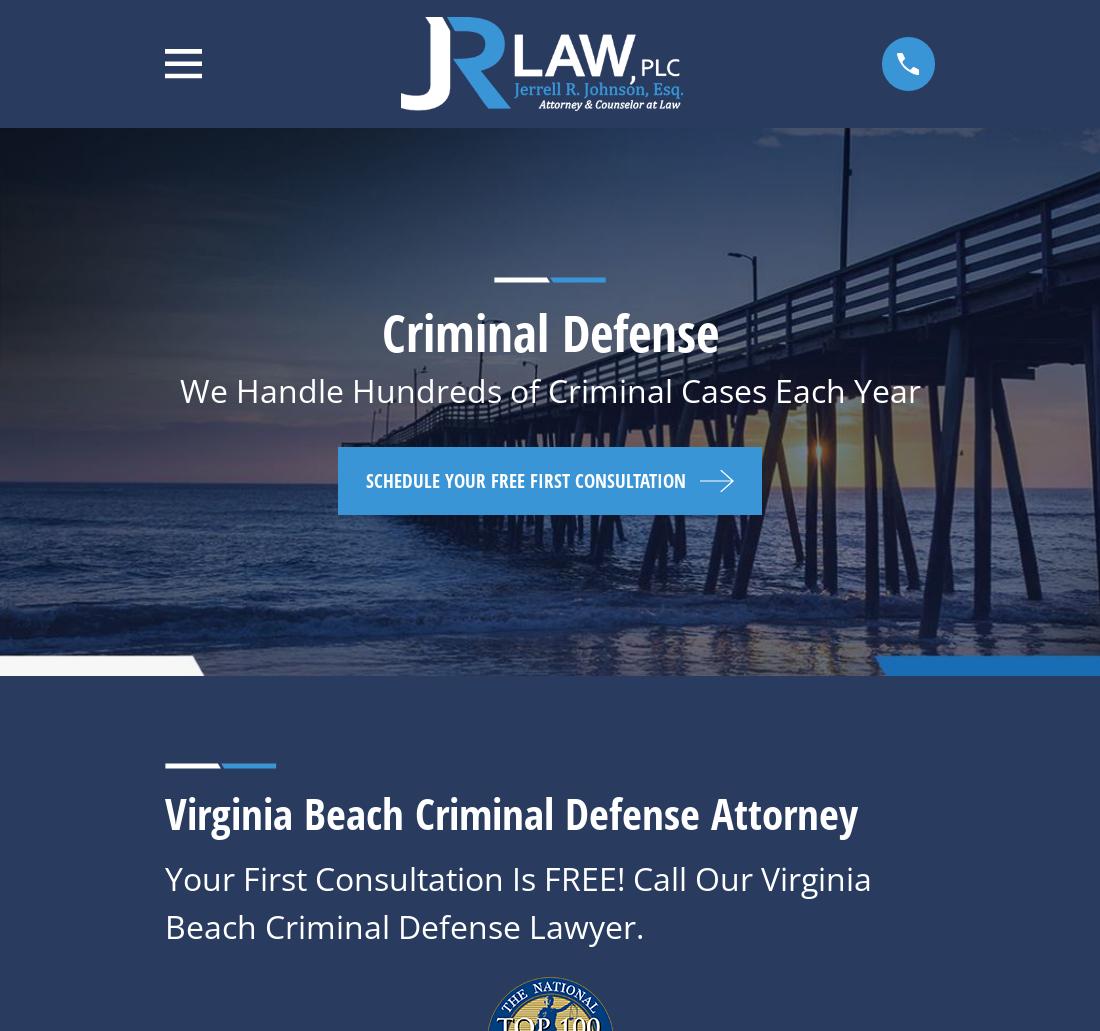  What do you see at coordinates (164, 825) in the screenshot?
I see `'Are you a new client?'` at bounding box center [164, 825].